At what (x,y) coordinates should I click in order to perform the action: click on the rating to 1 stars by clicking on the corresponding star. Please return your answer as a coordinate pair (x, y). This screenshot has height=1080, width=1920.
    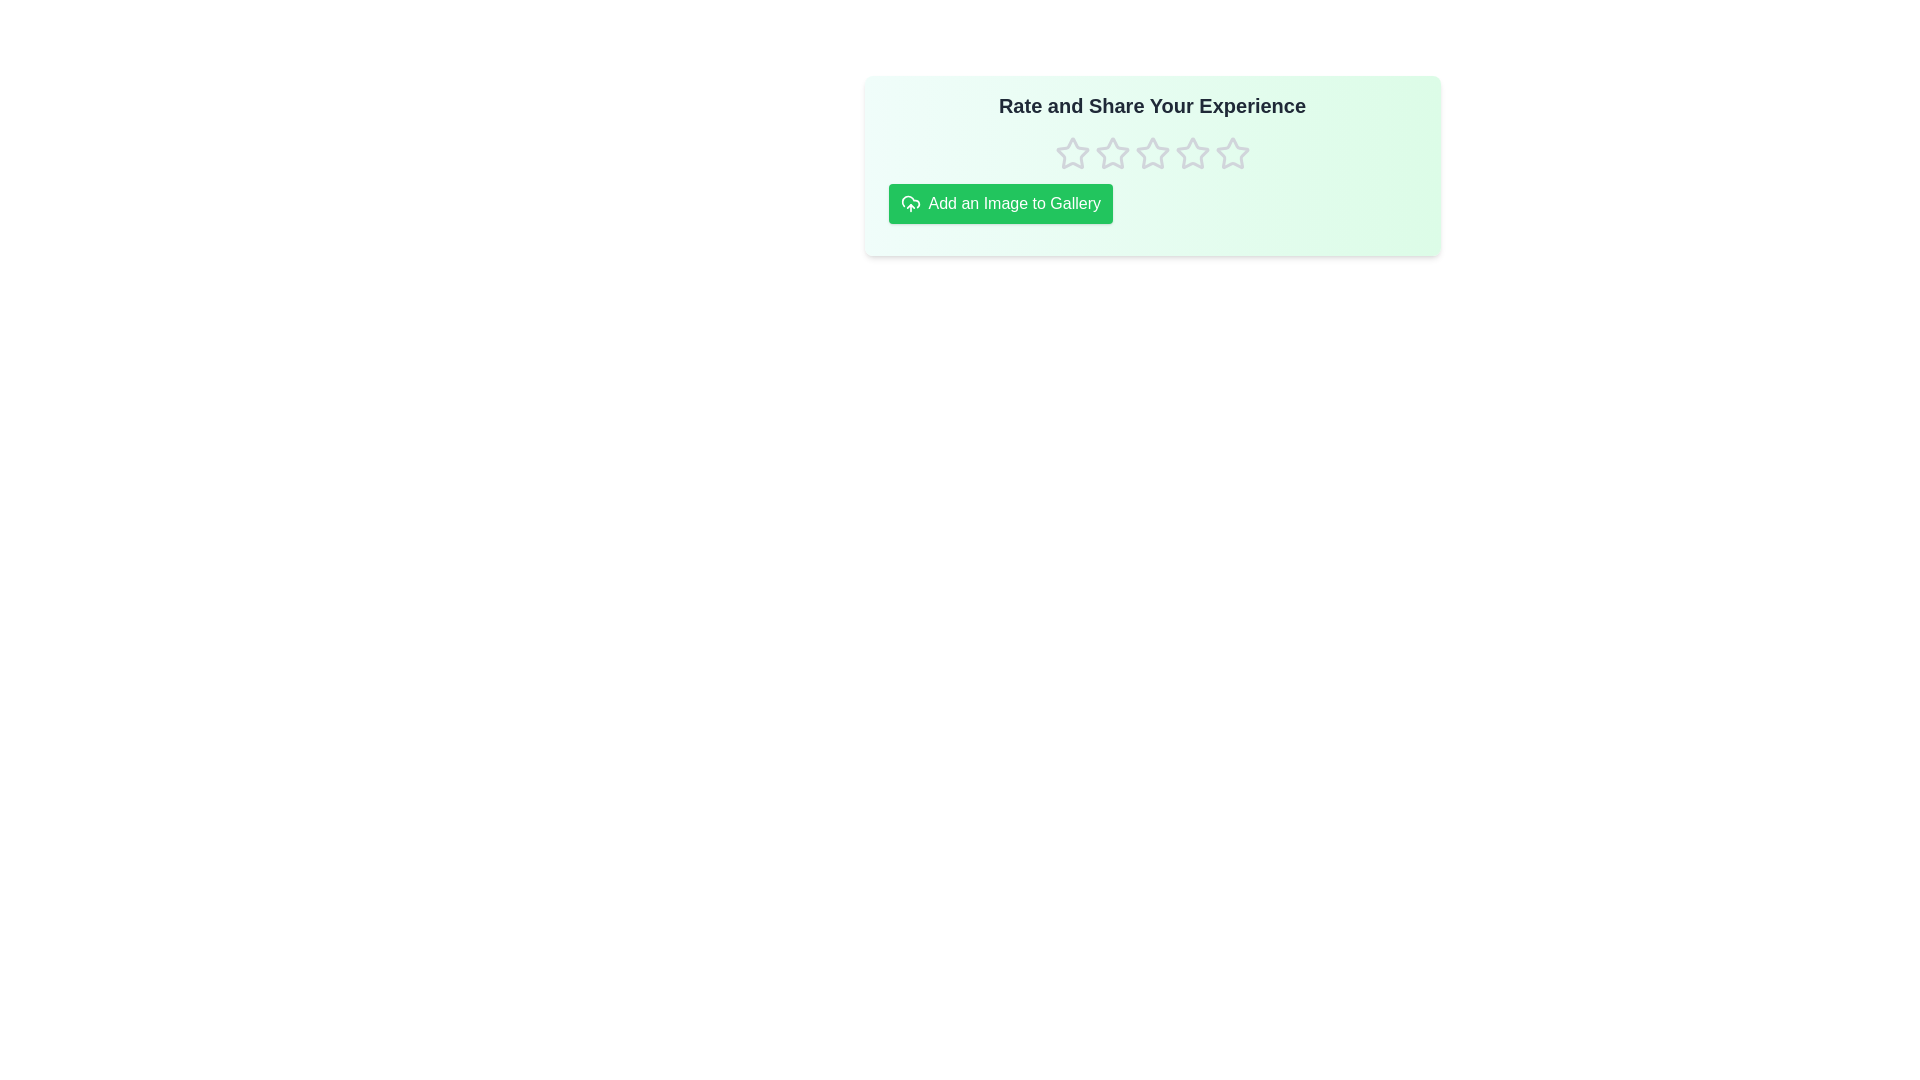
    Looking at the image, I should click on (1071, 153).